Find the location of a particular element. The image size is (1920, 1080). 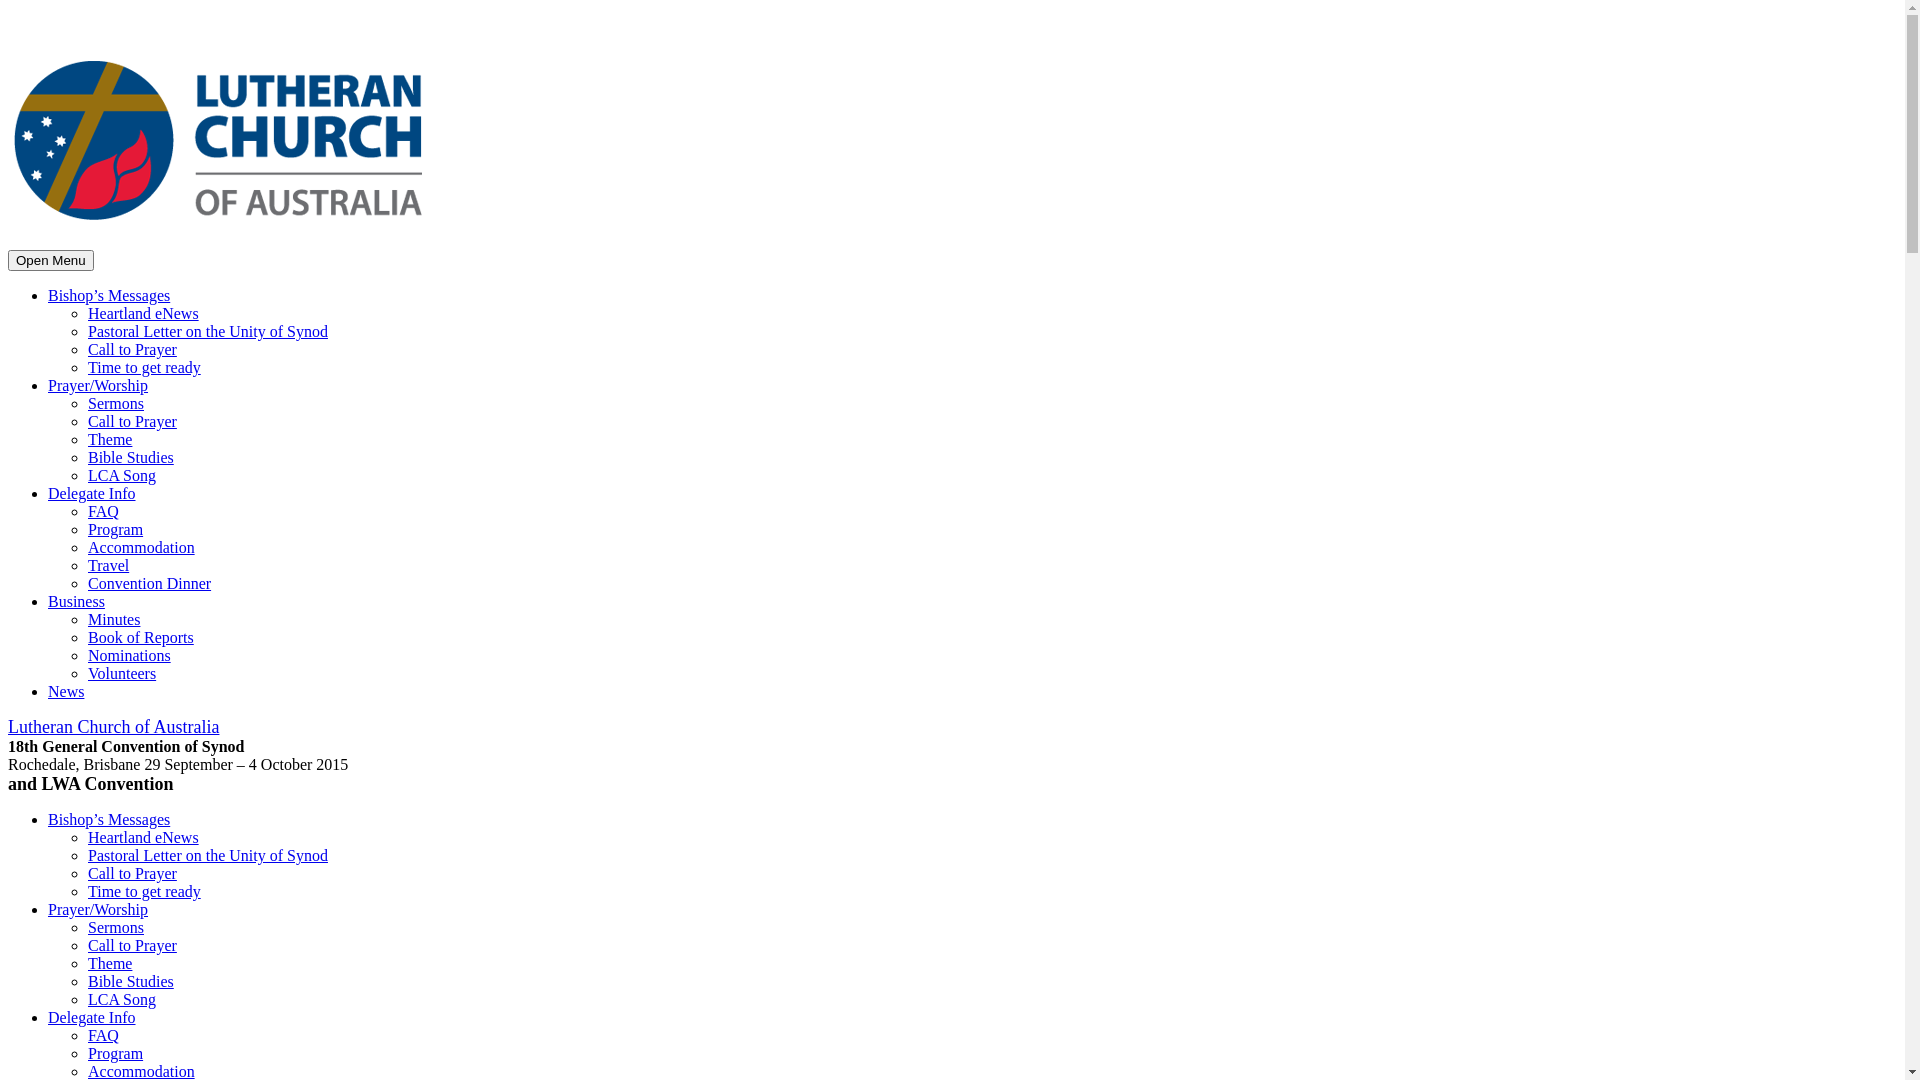

'Delegate Info' is located at coordinates (48, 493).